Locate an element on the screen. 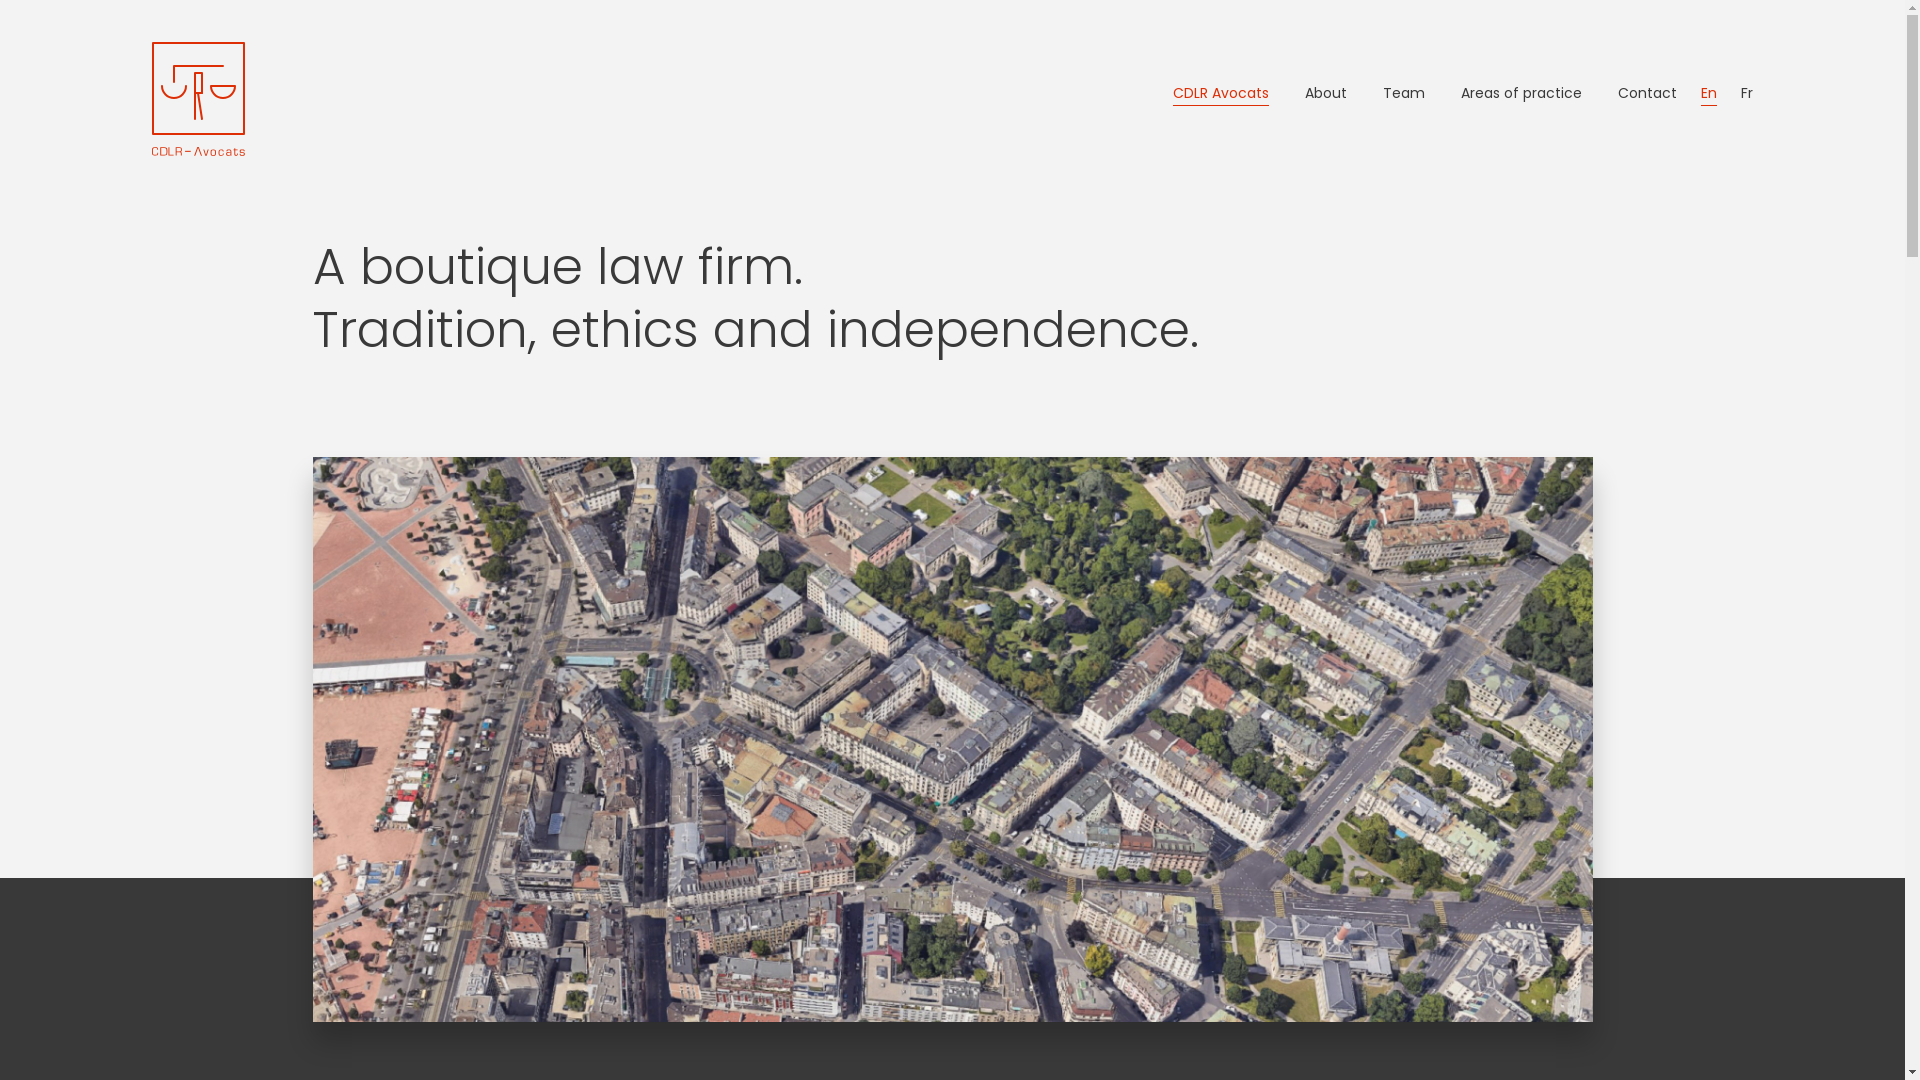 The height and width of the screenshot is (1080, 1920). 'Fr' is located at coordinates (1746, 93).